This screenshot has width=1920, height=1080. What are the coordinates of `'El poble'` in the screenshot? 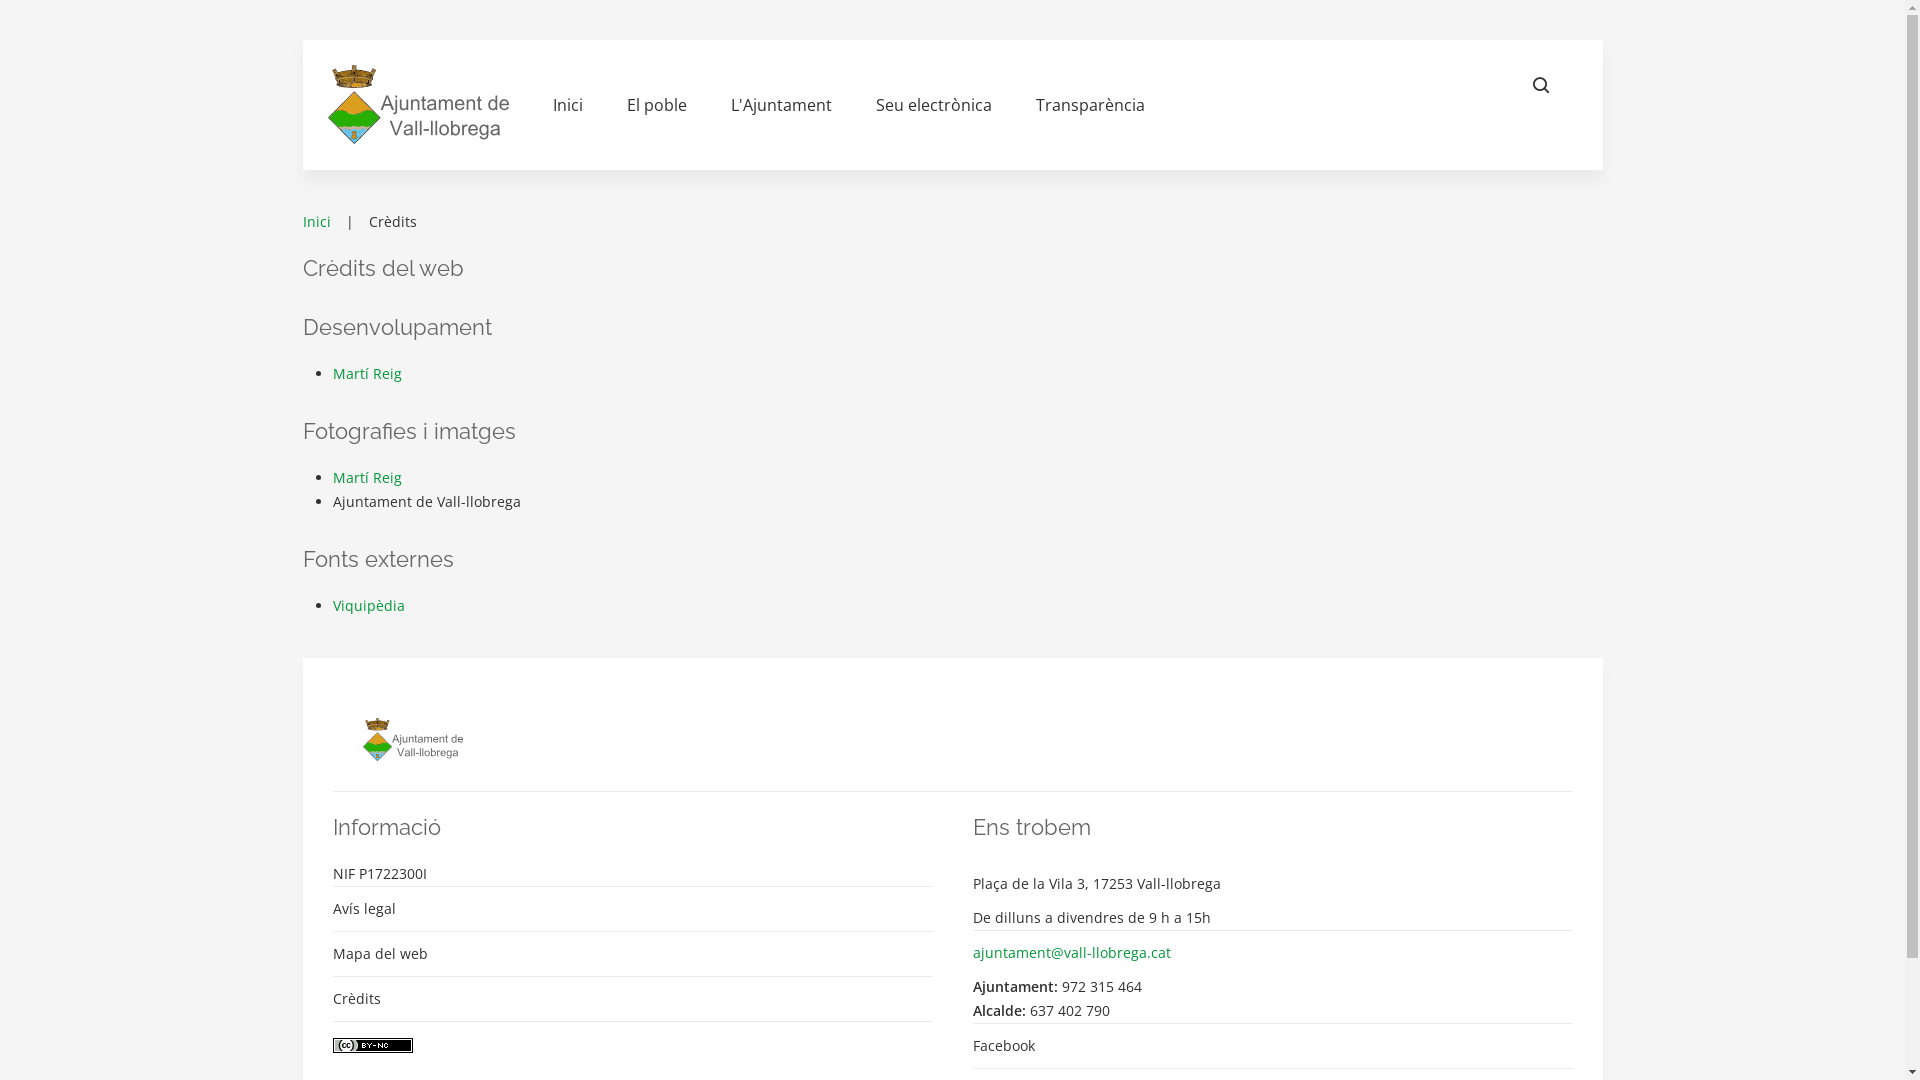 It's located at (657, 104).